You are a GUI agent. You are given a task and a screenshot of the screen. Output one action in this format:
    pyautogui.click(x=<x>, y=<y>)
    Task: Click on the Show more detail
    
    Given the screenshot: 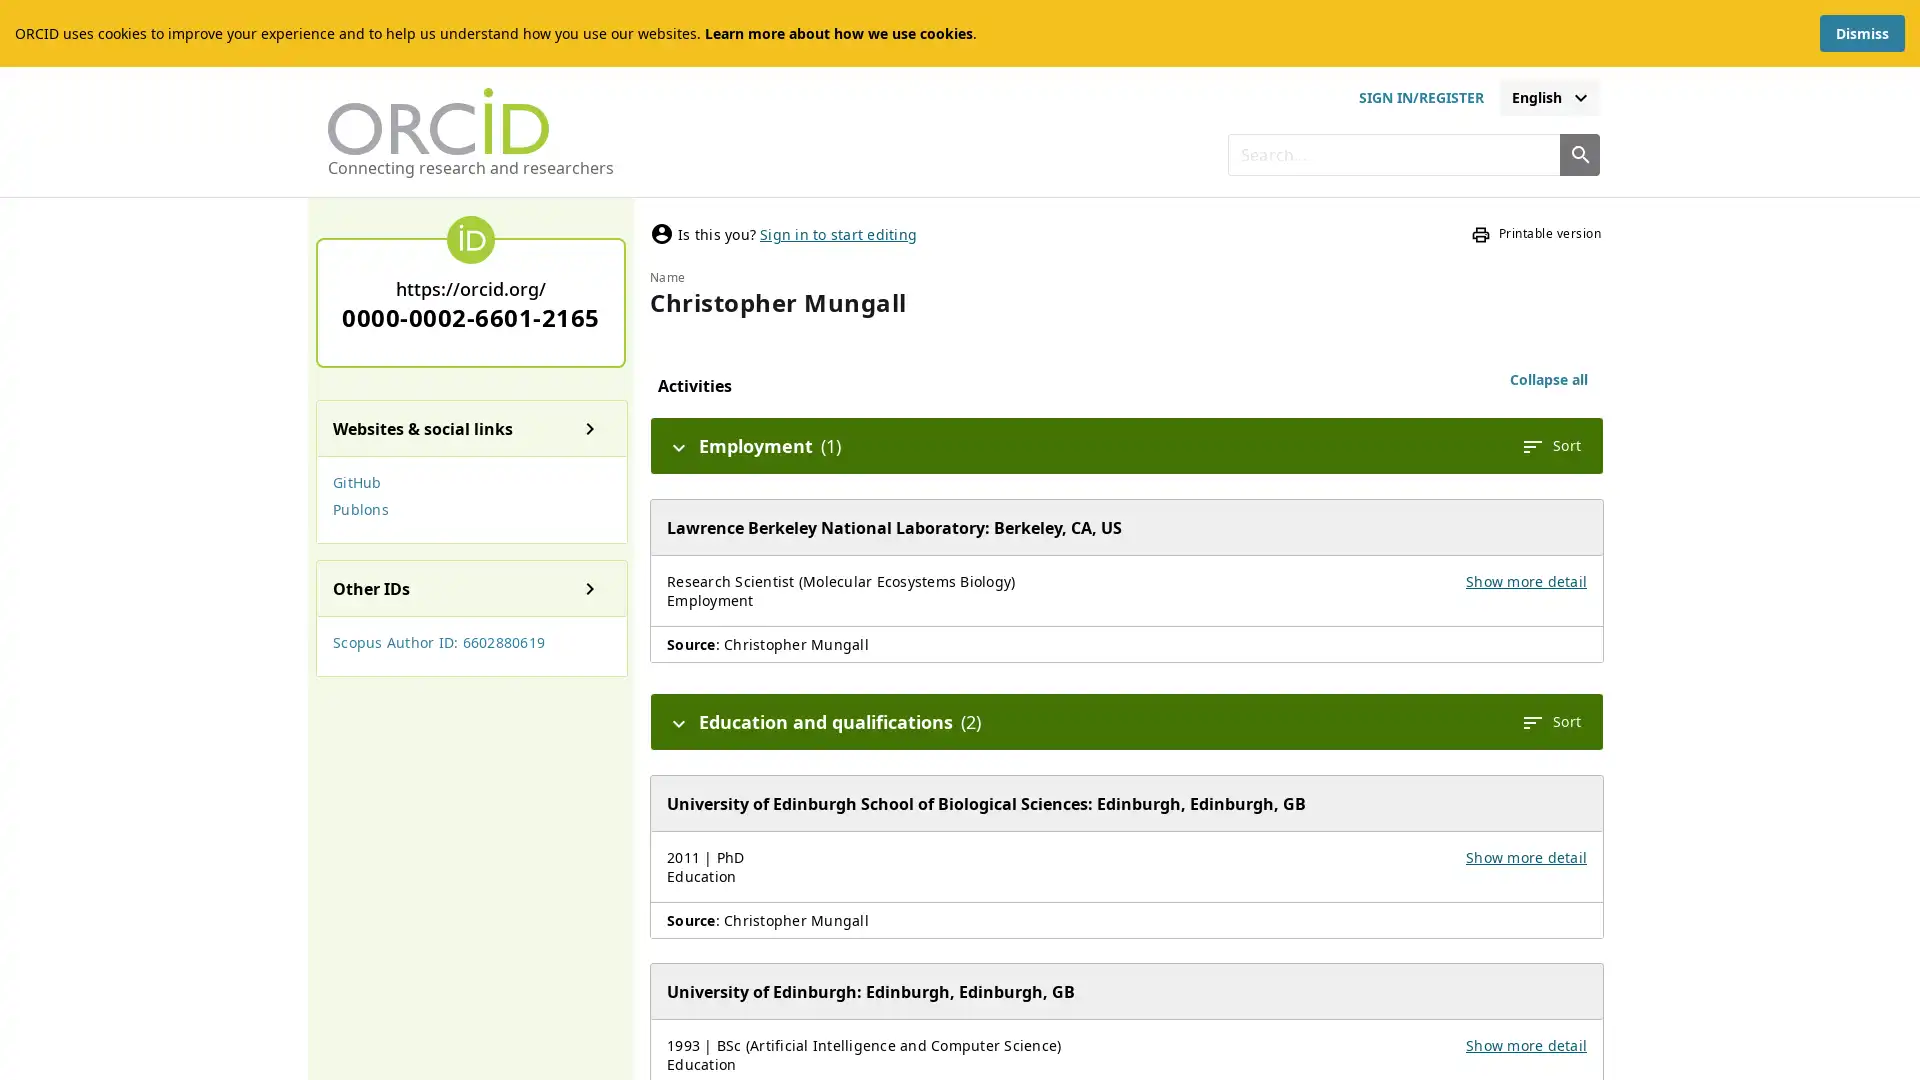 What is the action you would take?
    pyautogui.click(x=1525, y=581)
    